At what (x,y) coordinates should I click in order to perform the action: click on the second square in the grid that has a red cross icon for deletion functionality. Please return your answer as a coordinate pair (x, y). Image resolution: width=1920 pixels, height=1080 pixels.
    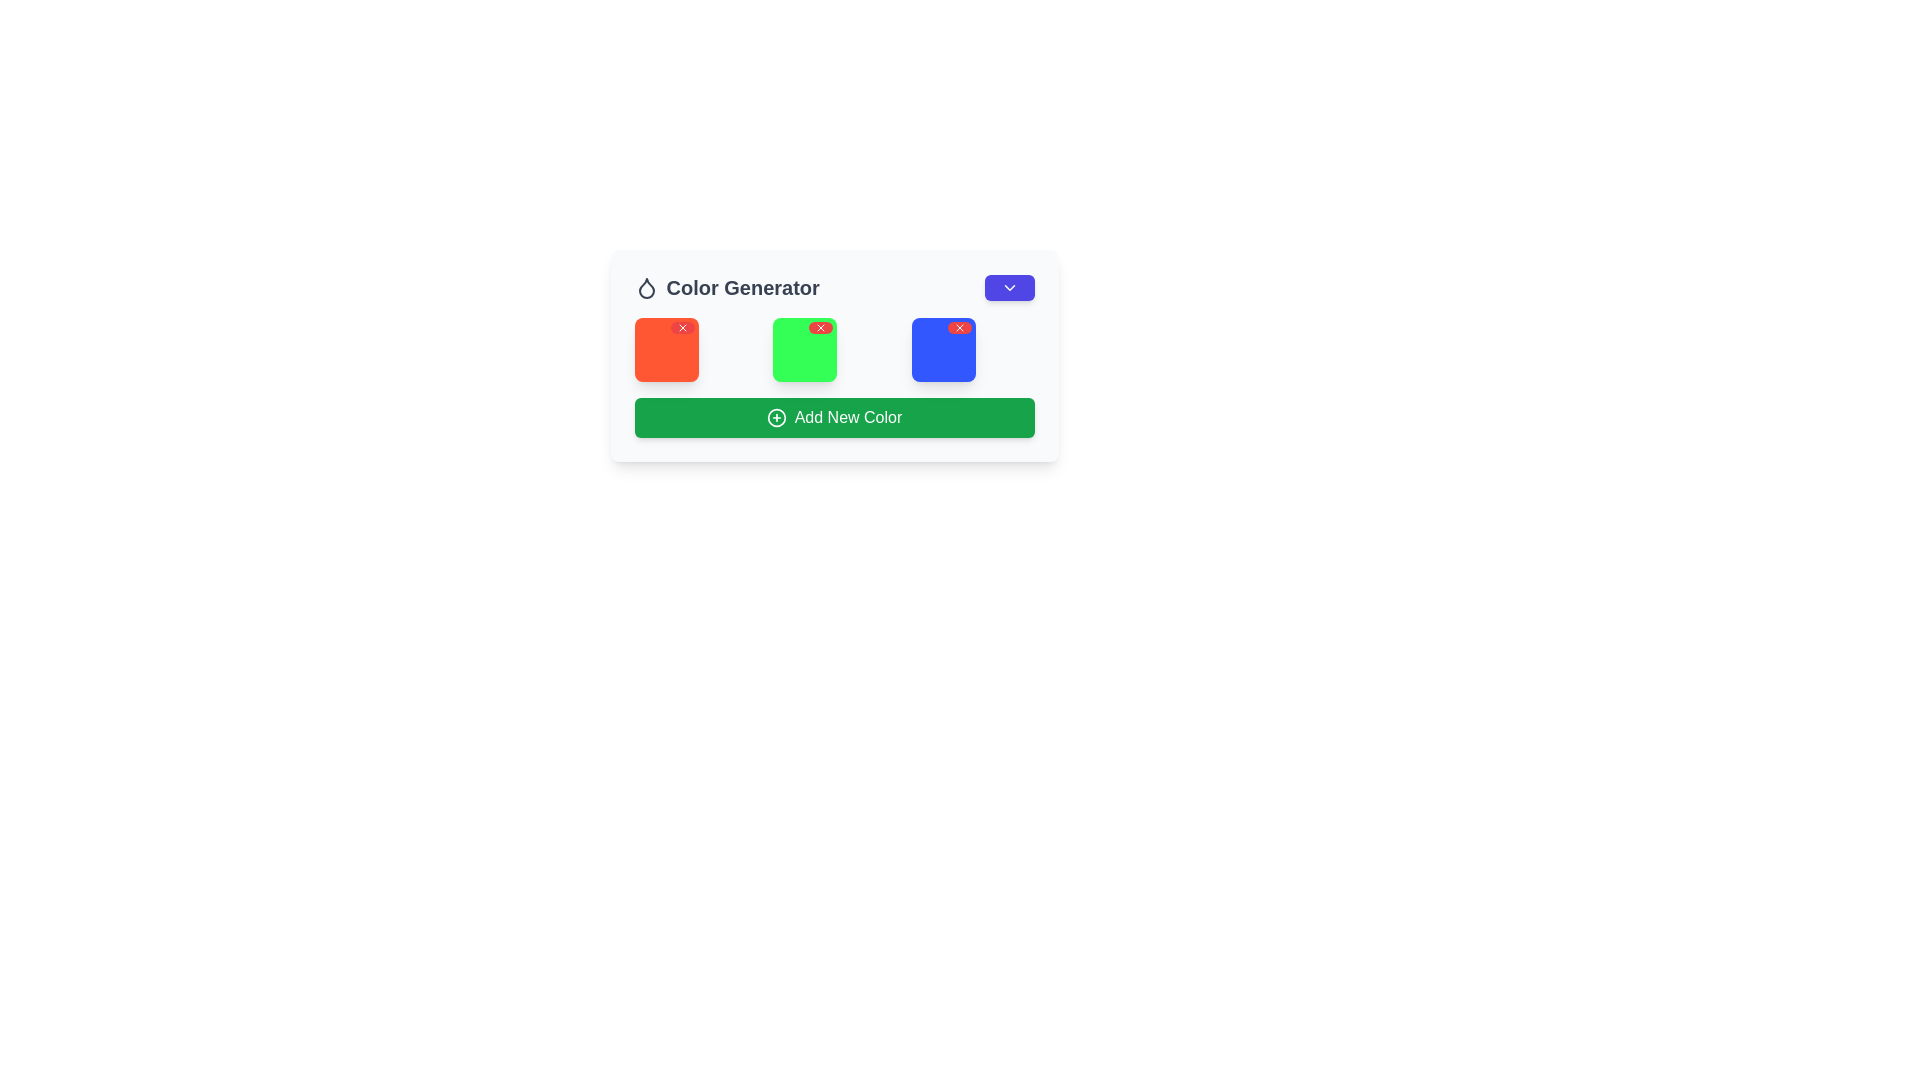
    Looking at the image, I should click on (834, 349).